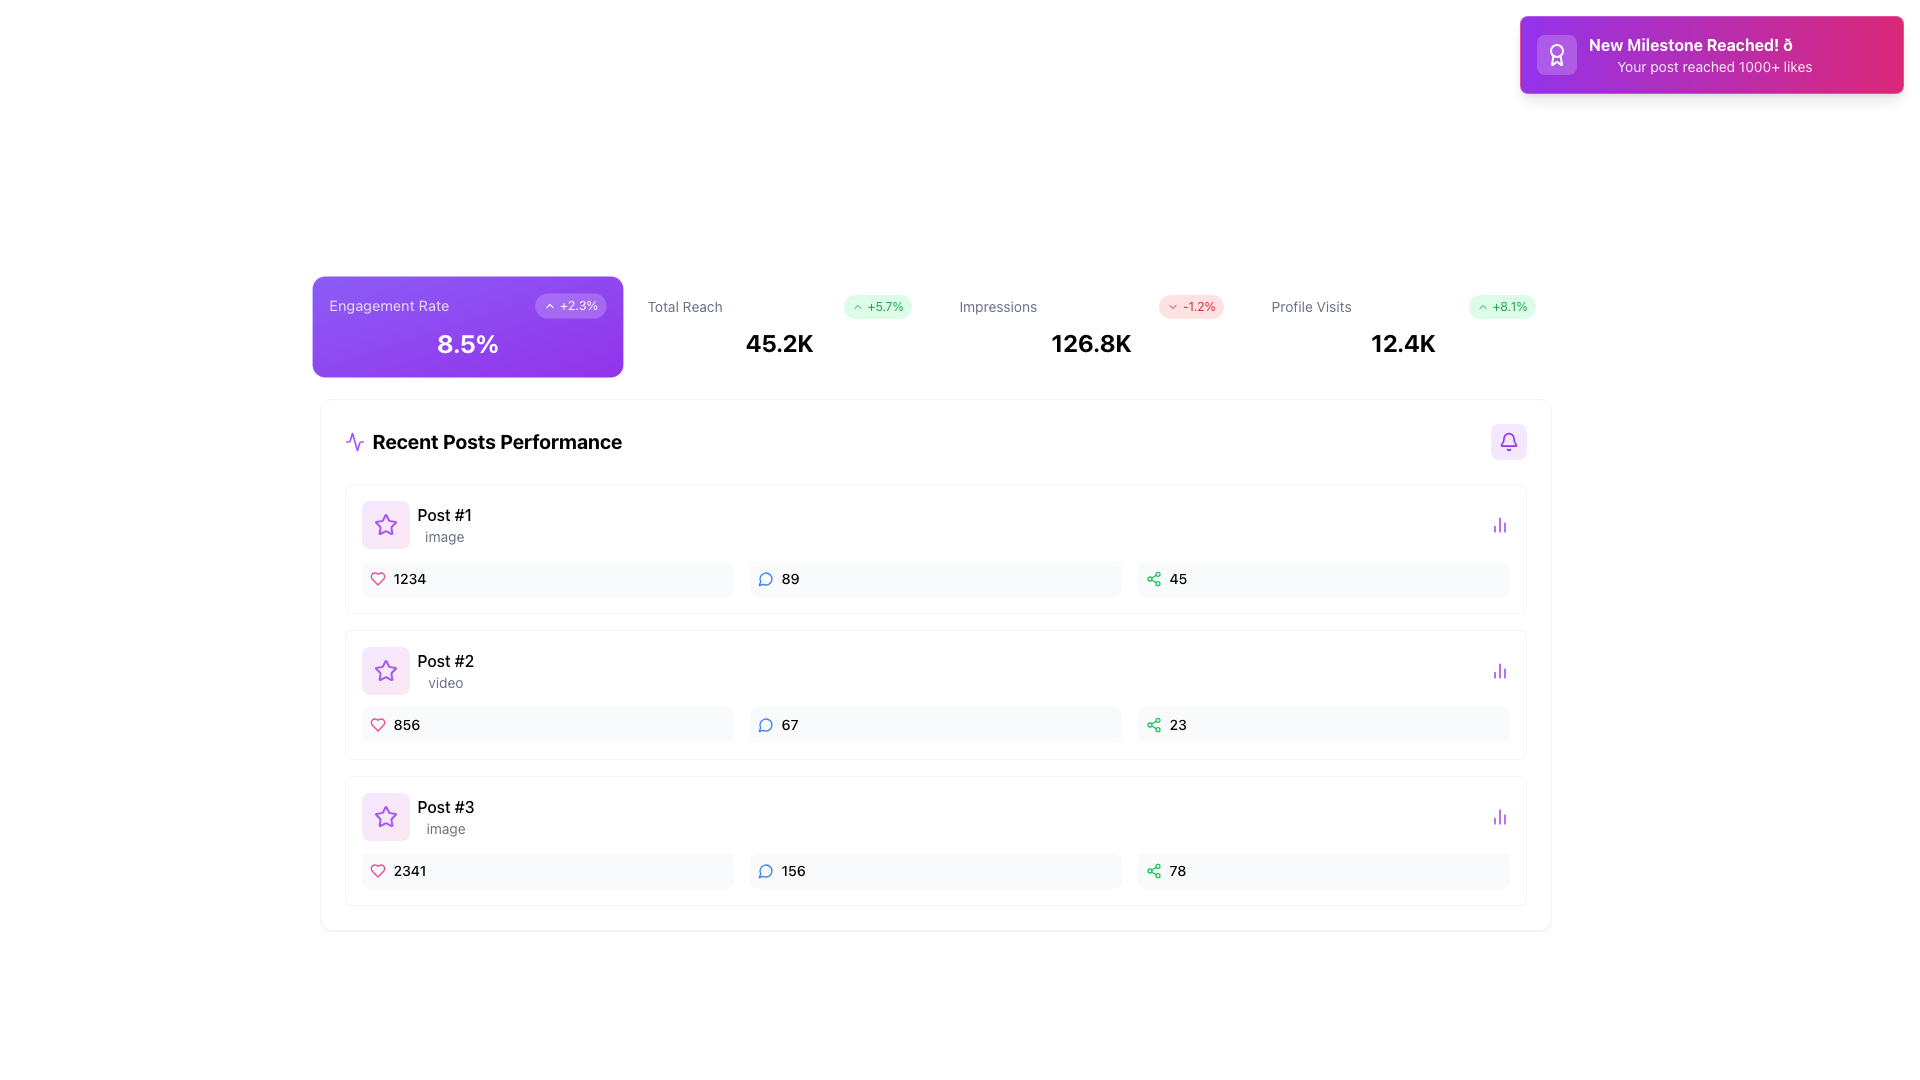  Describe the element at coordinates (377, 725) in the screenshot. I see `the heart-shaped icon outlined in pink, located to the left of the number '856' in the second entry of the 'Recent Posts Performance' list` at that location.